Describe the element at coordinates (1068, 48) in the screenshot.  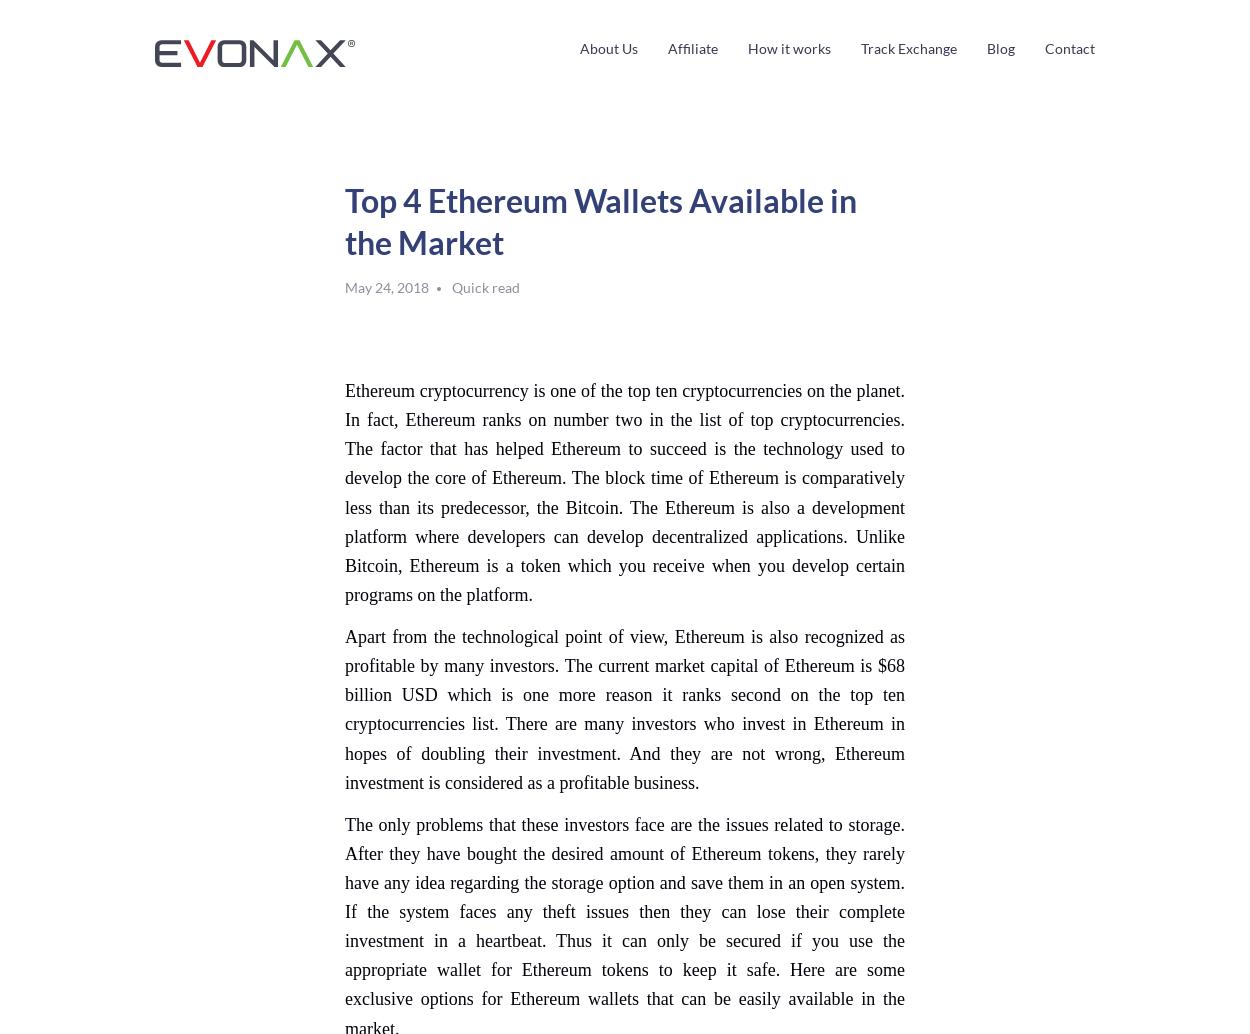
I see `'Contact'` at that location.